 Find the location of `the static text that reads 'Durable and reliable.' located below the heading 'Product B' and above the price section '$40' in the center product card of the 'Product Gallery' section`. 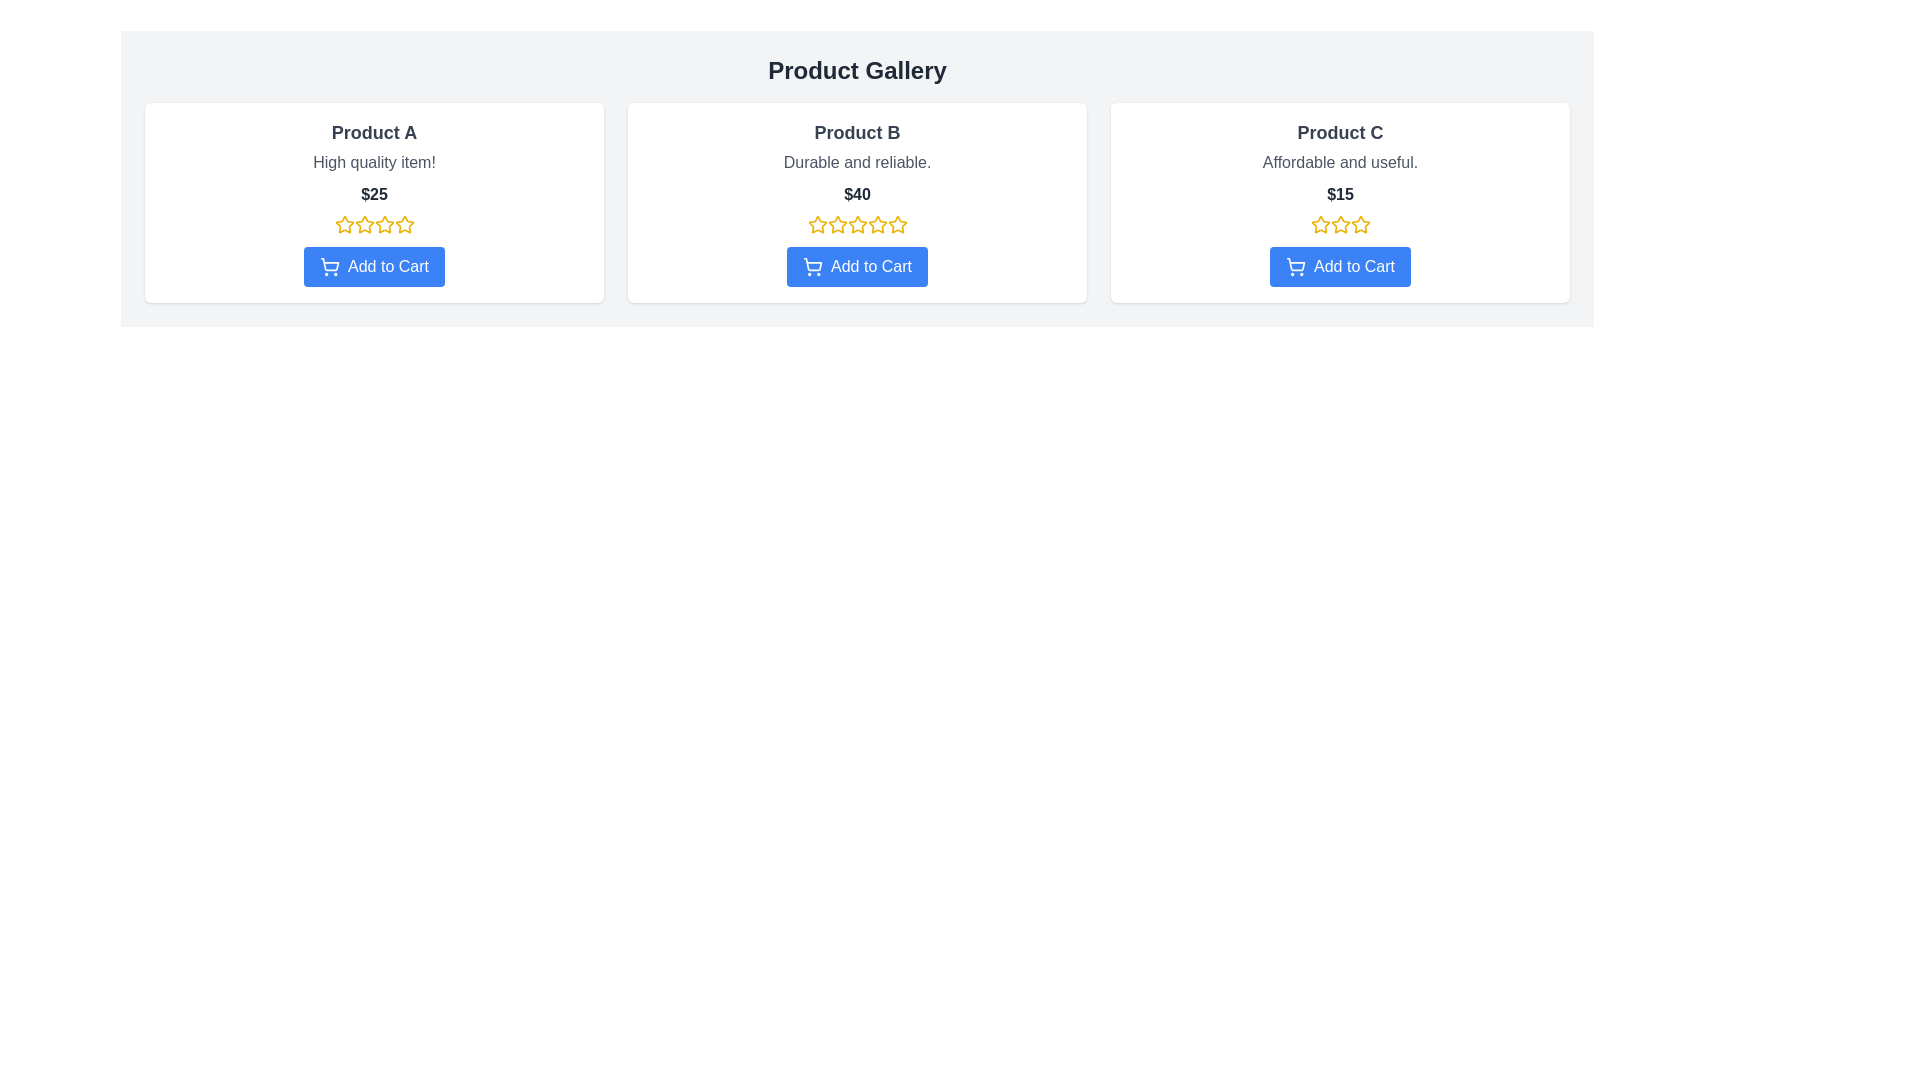

the static text that reads 'Durable and reliable.' located below the heading 'Product B' and above the price section '$40' in the center product card of the 'Product Gallery' section is located at coordinates (857, 161).